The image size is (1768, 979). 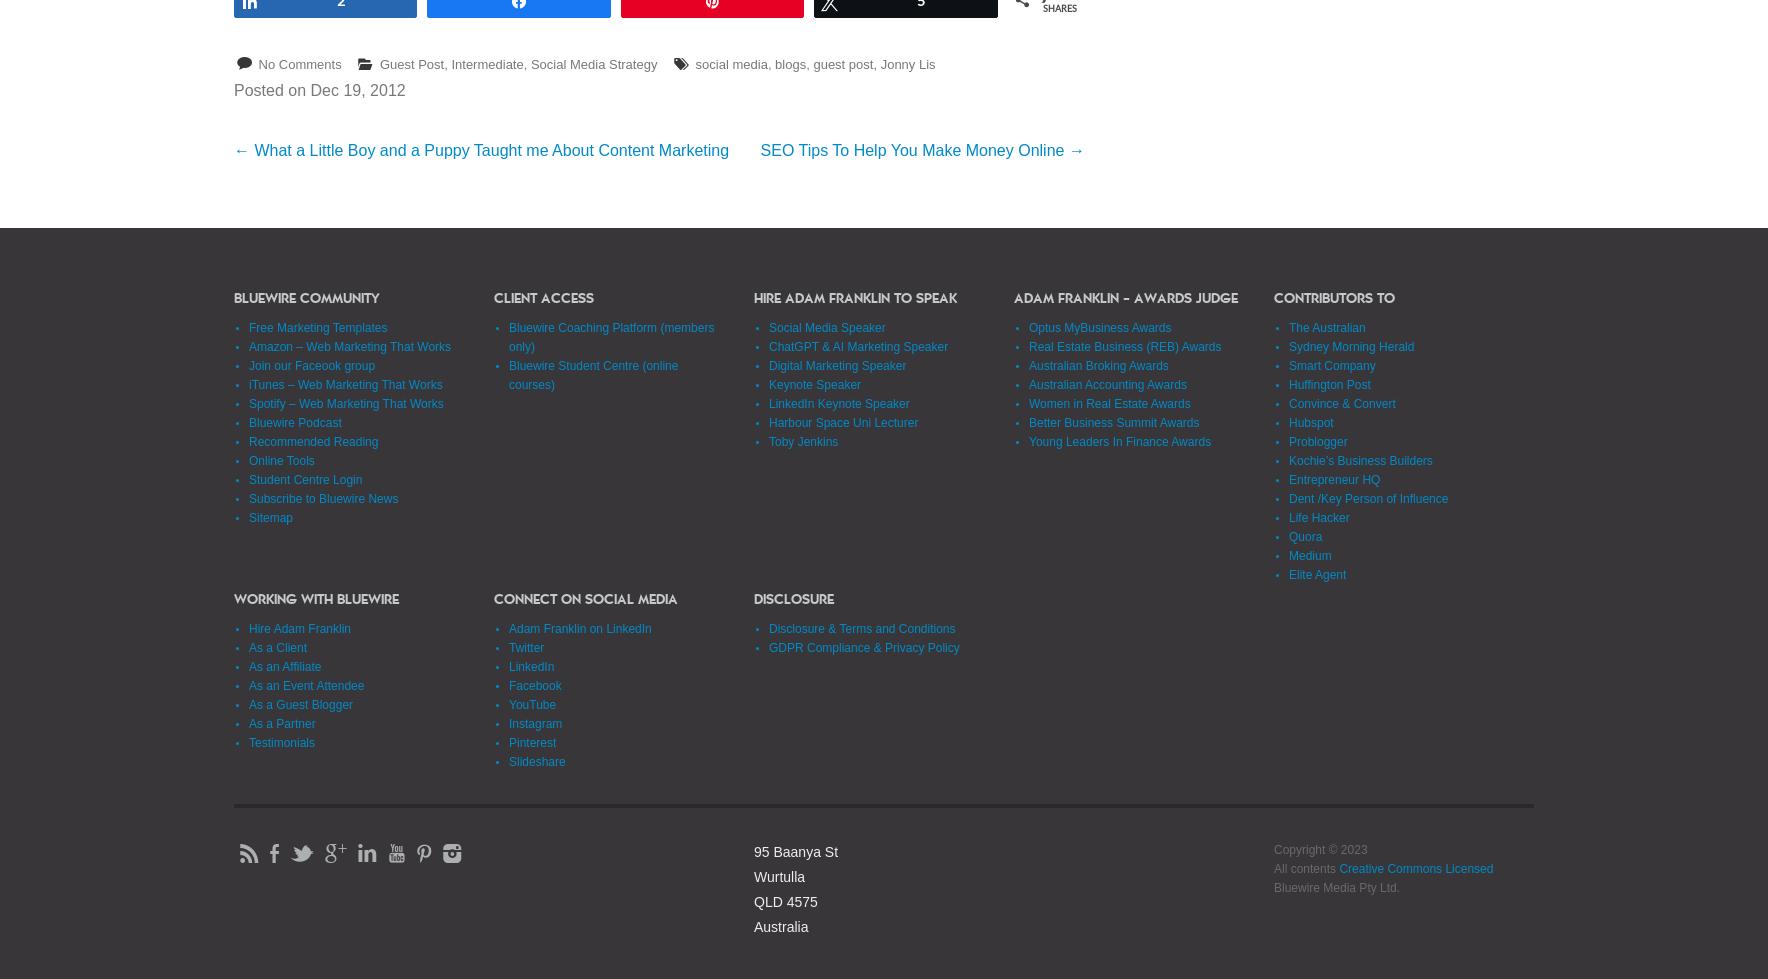 I want to click on 'Medium', so click(x=1310, y=553).